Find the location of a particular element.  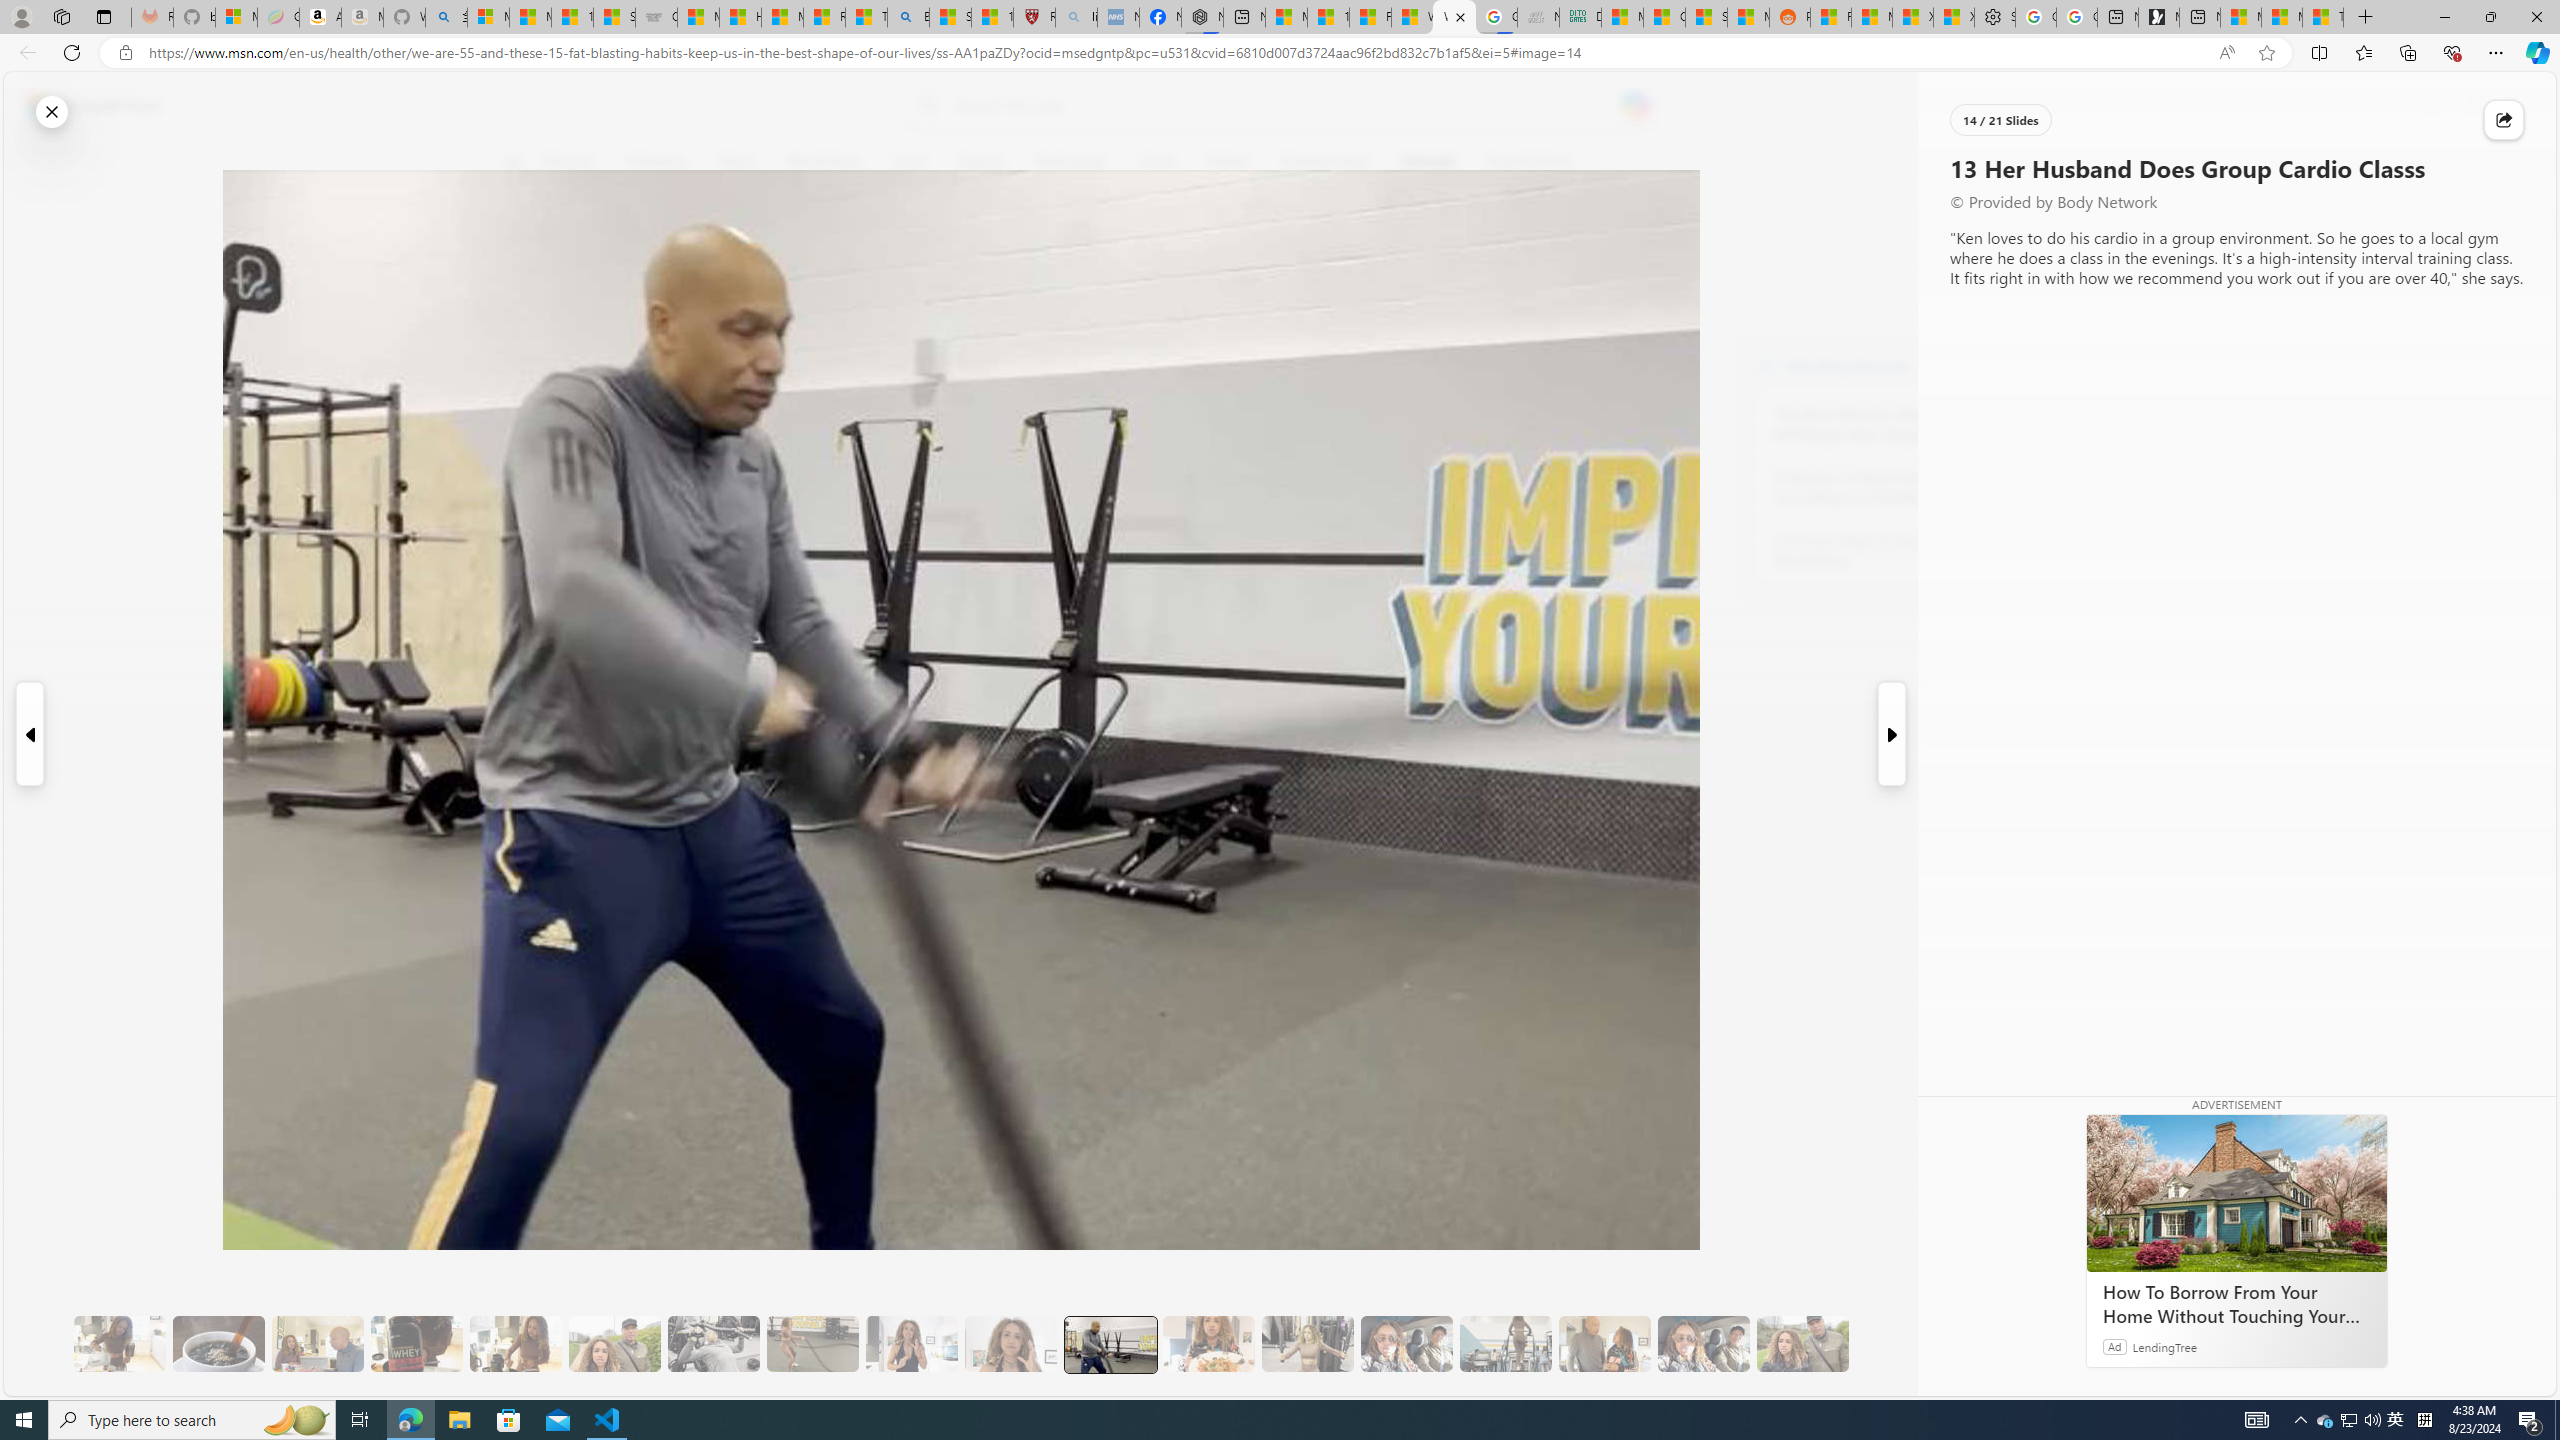

'19 It Also Simplifies Thiings' is located at coordinates (1703, 1344).